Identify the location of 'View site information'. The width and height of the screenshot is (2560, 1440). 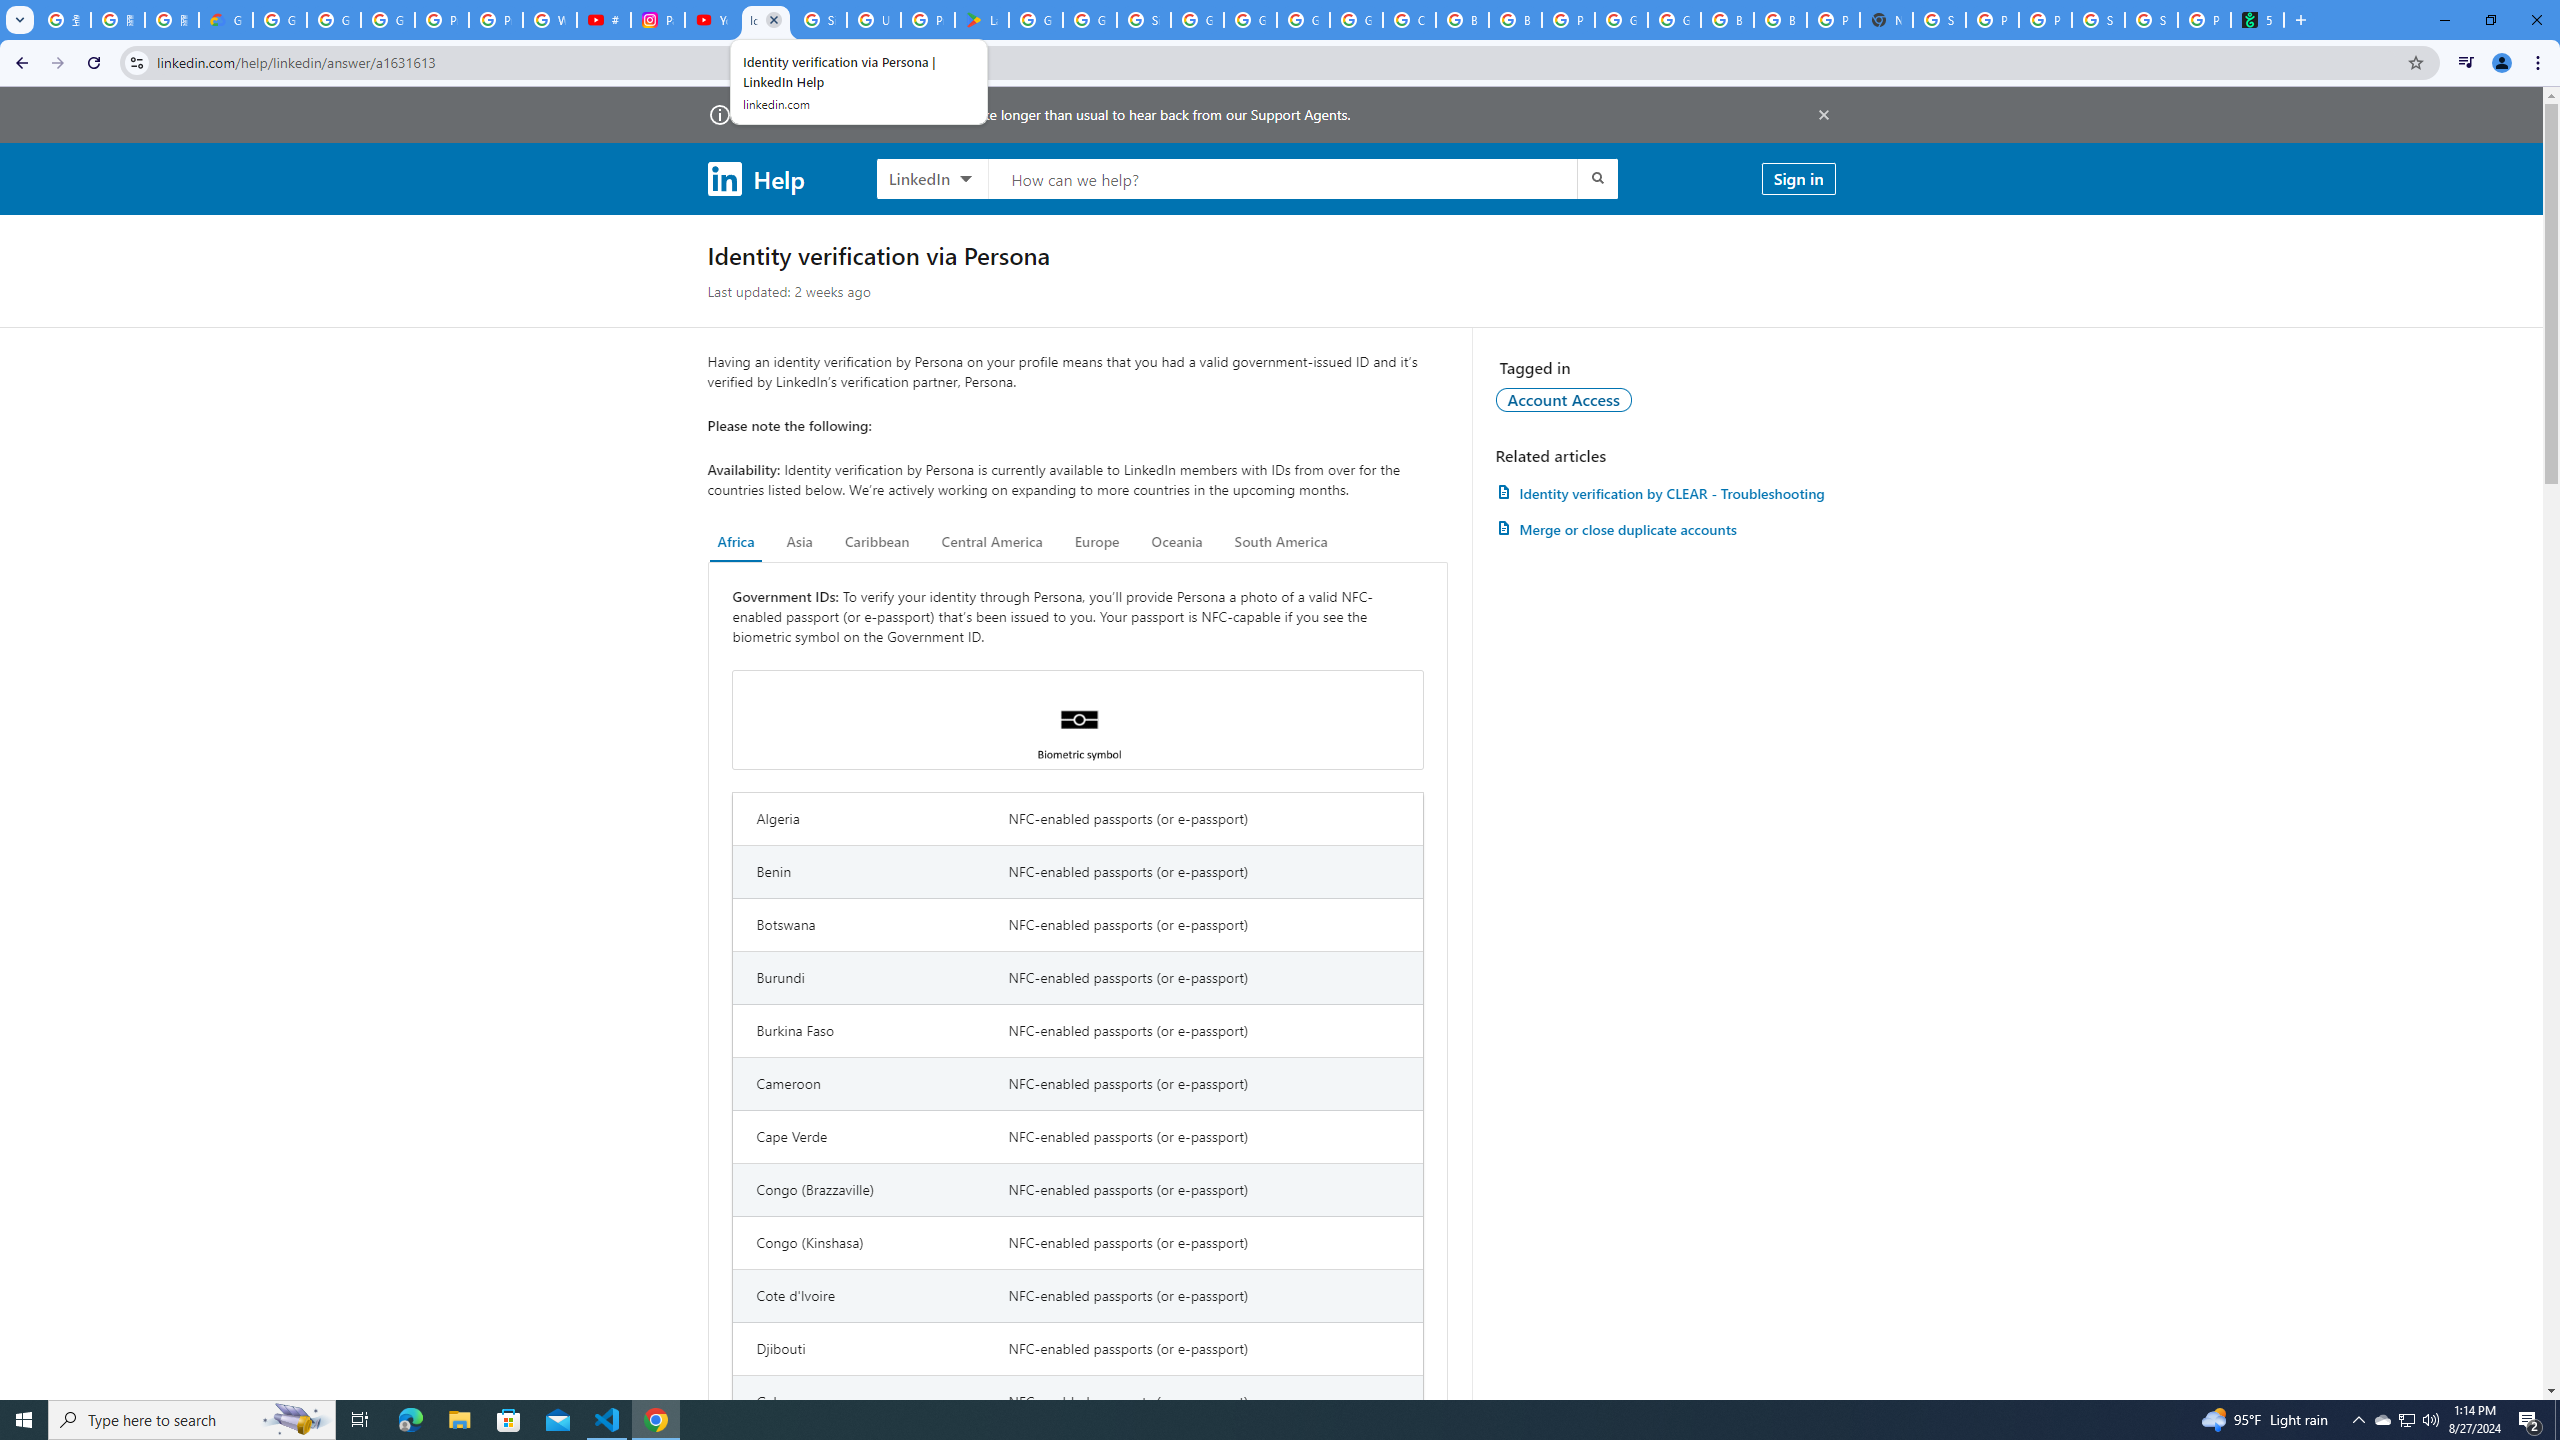
(135, 61).